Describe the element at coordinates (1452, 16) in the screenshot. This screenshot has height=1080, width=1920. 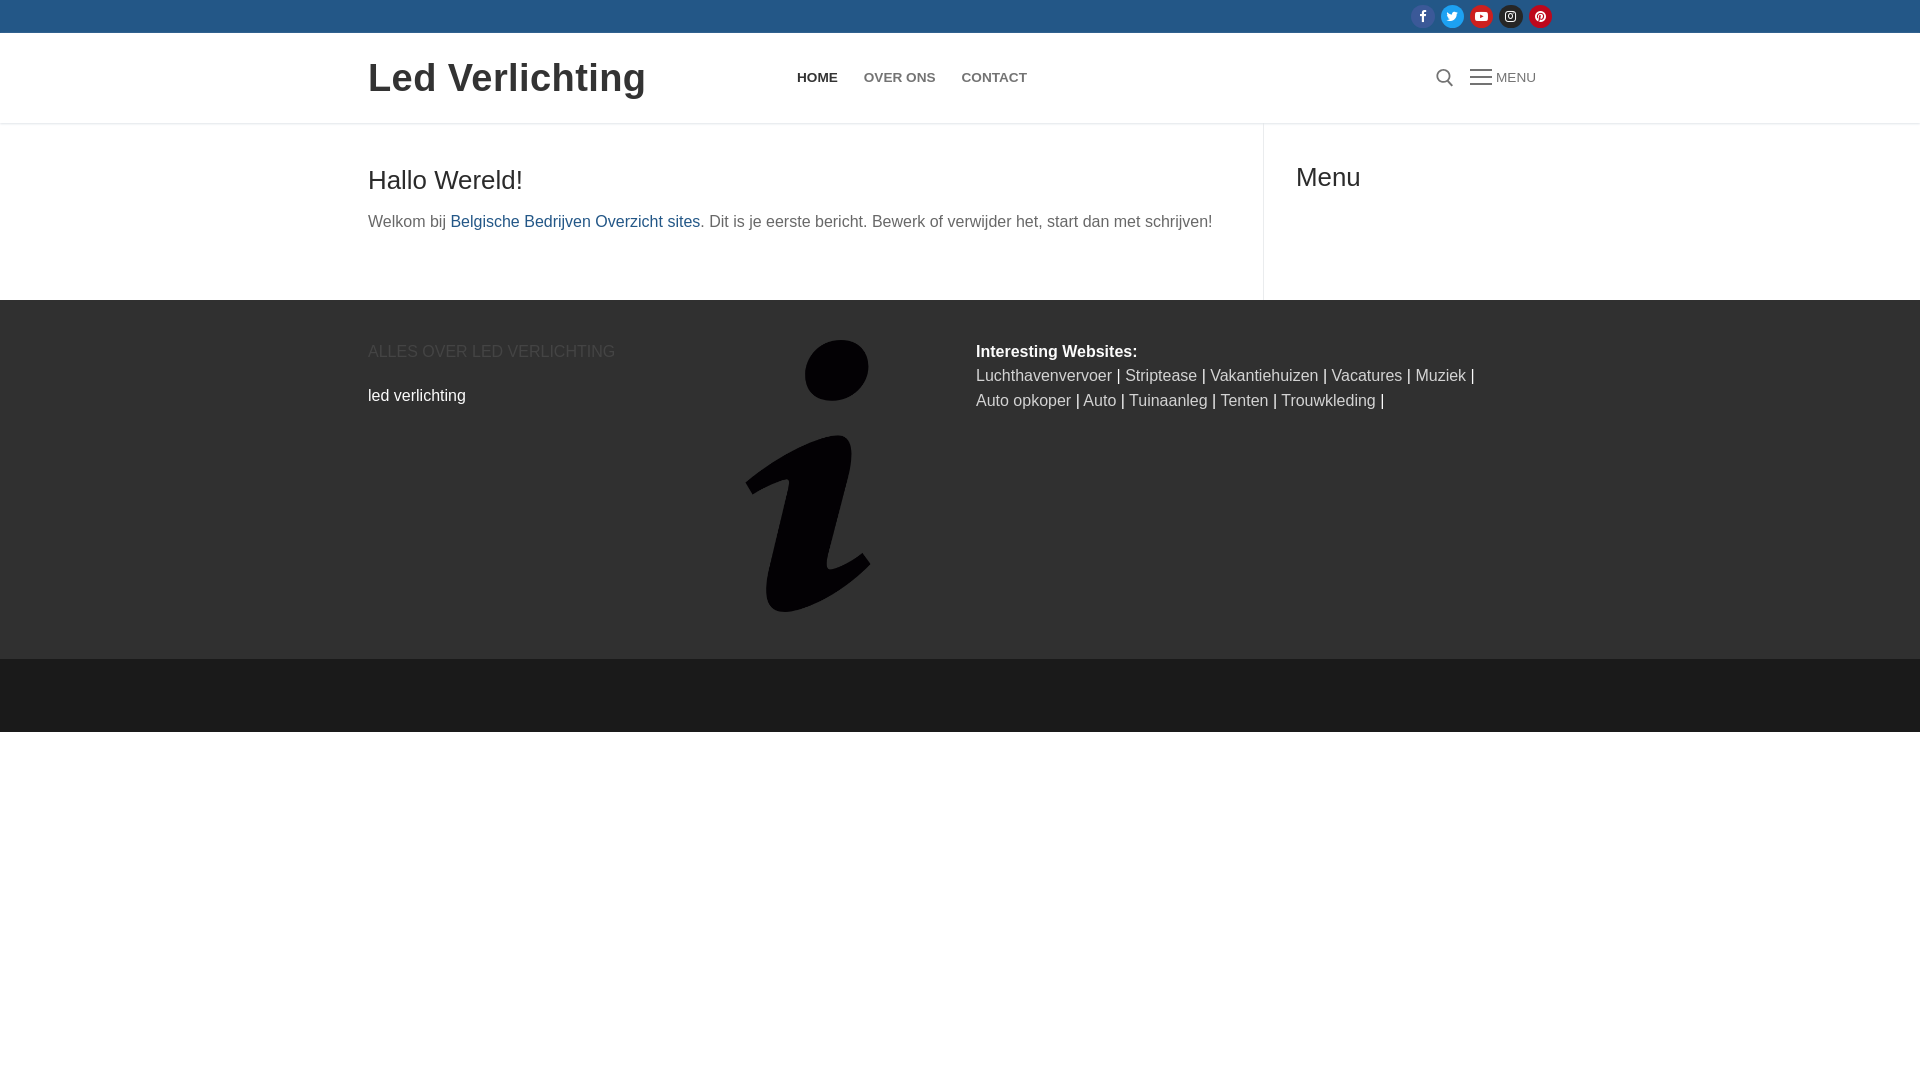
I see `'Twitter'` at that location.